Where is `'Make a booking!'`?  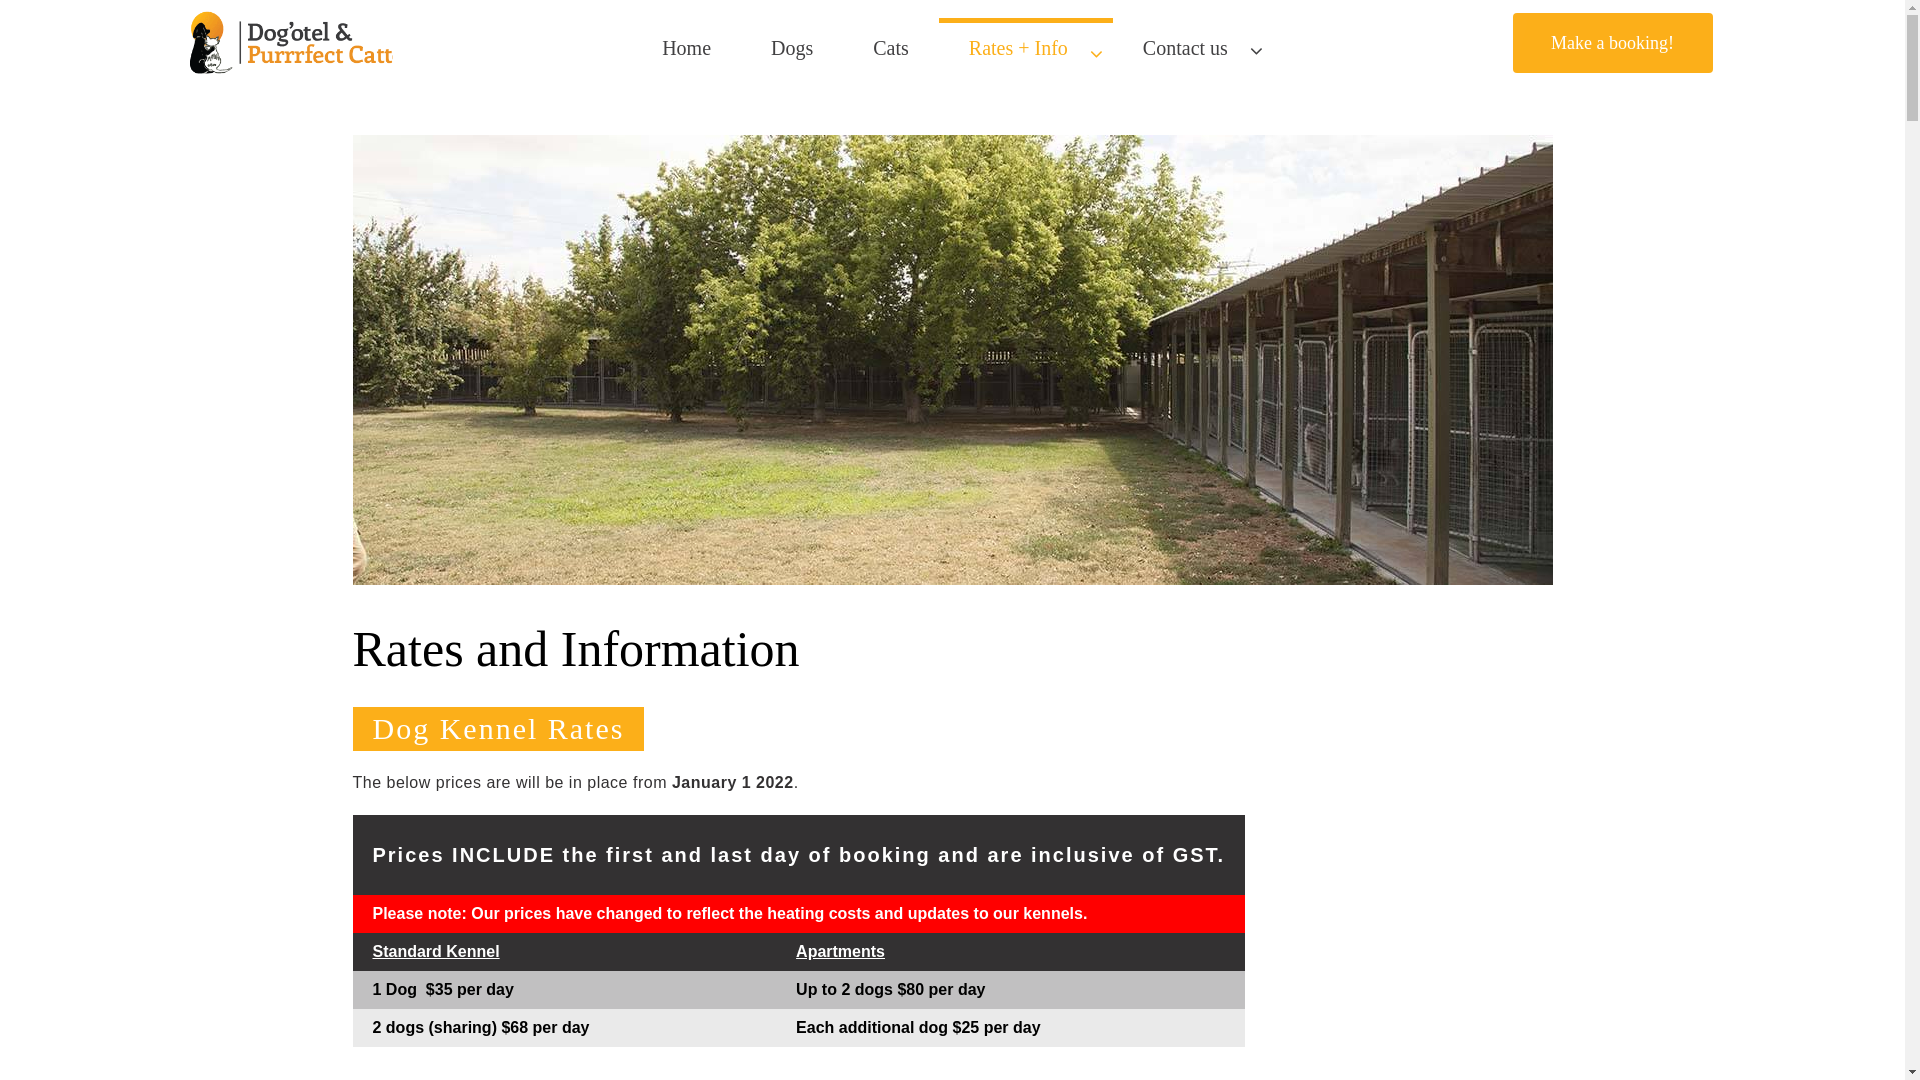 'Make a booking!' is located at coordinates (1612, 42).